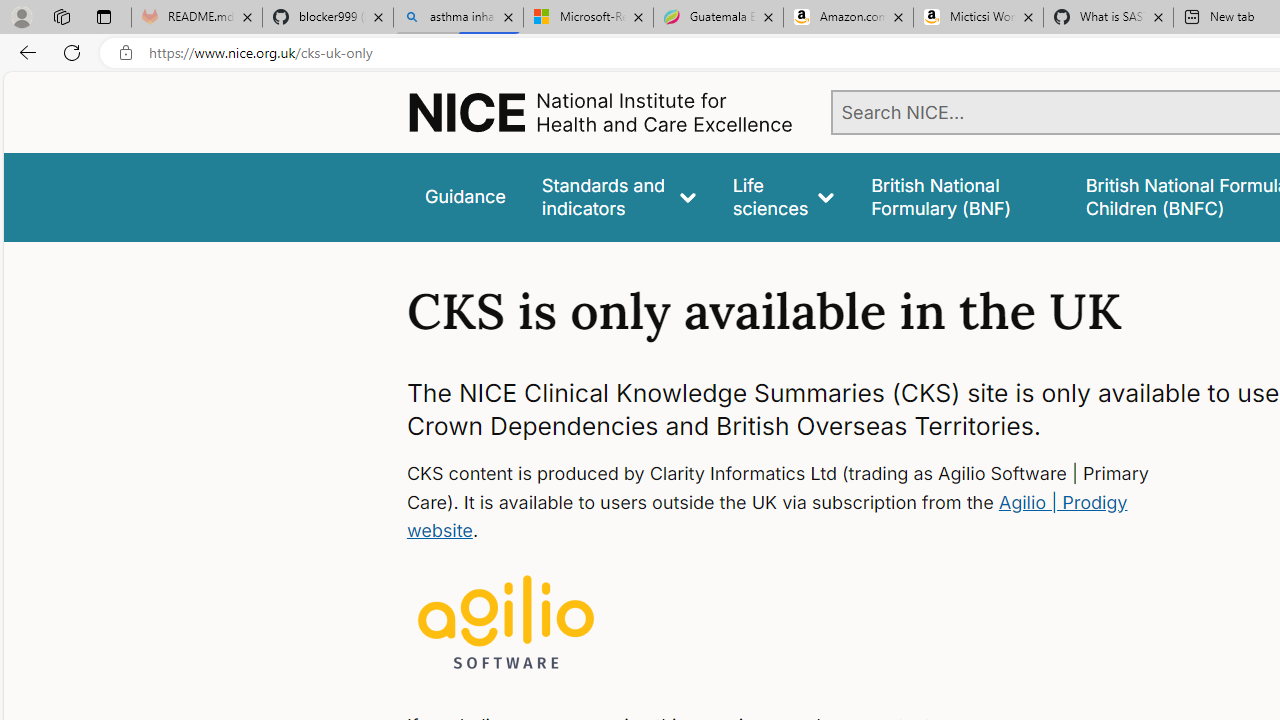  What do you see at coordinates (463, 197) in the screenshot?
I see `'Guidance'` at bounding box center [463, 197].